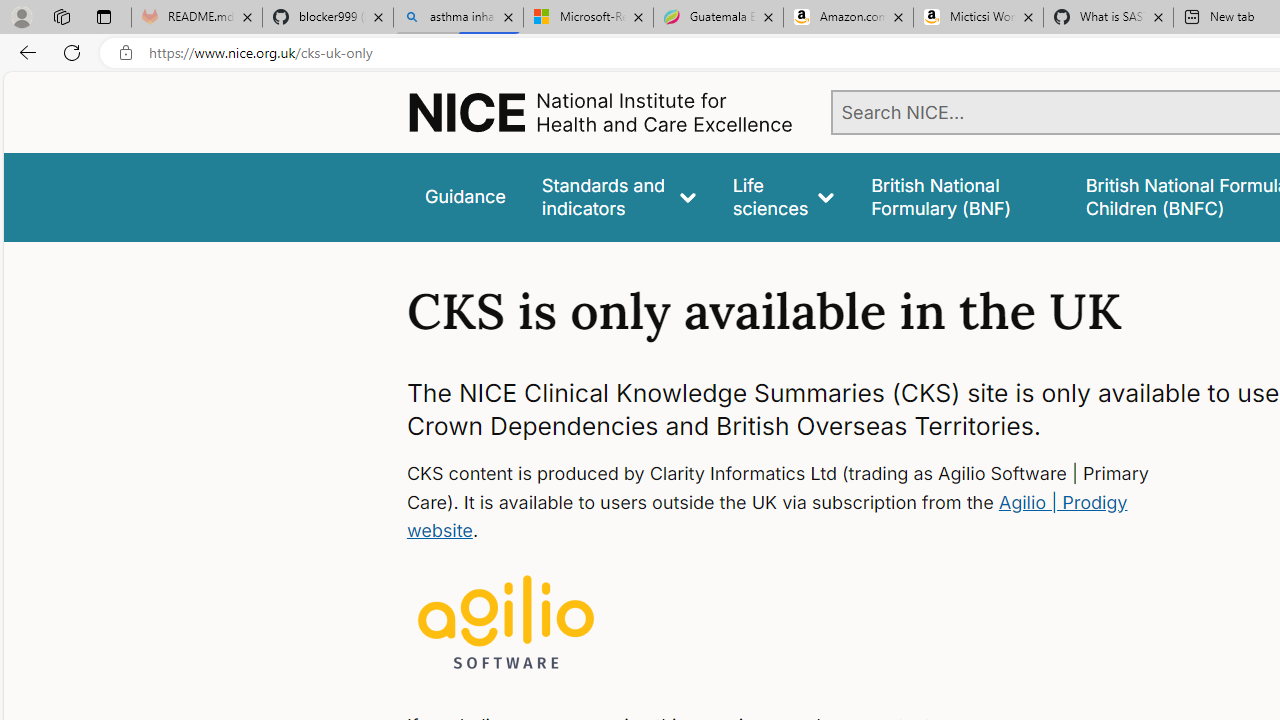  What do you see at coordinates (463, 197) in the screenshot?
I see `'Guidance'` at bounding box center [463, 197].